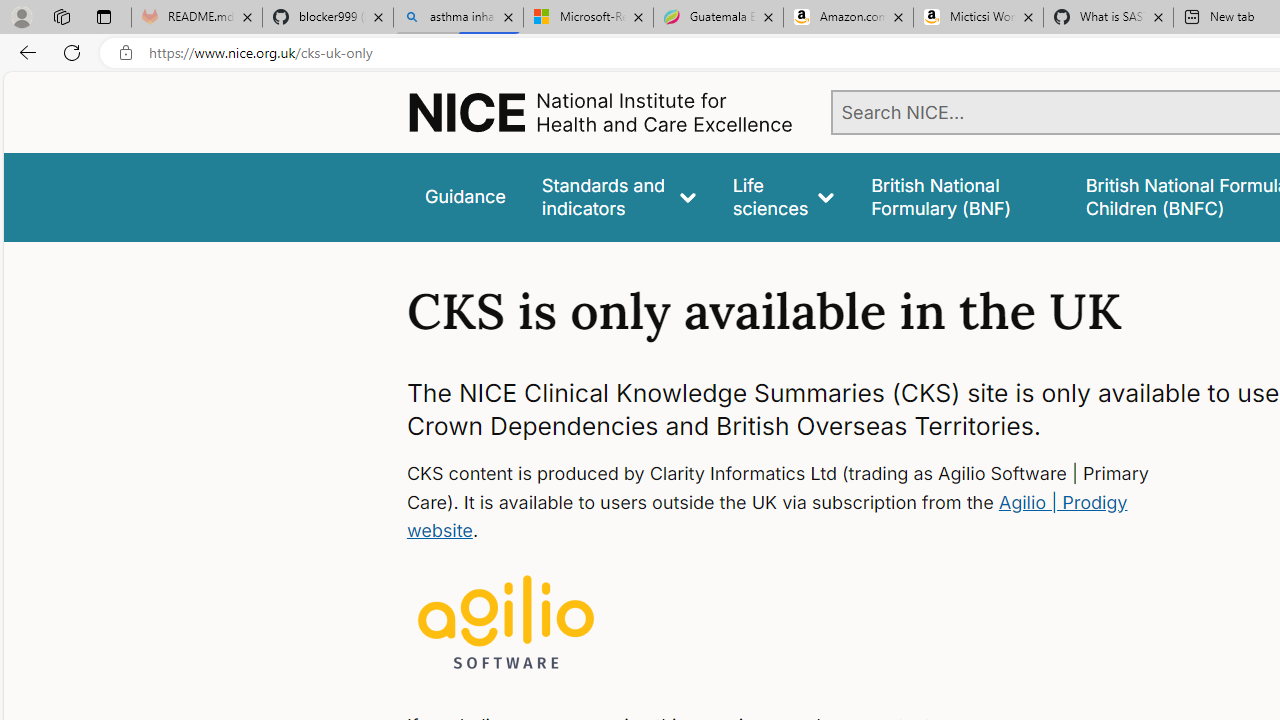  What do you see at coordinates (463, 197) in the screenshot?
I see `'Guidance'` at bounding box center [463, 197].